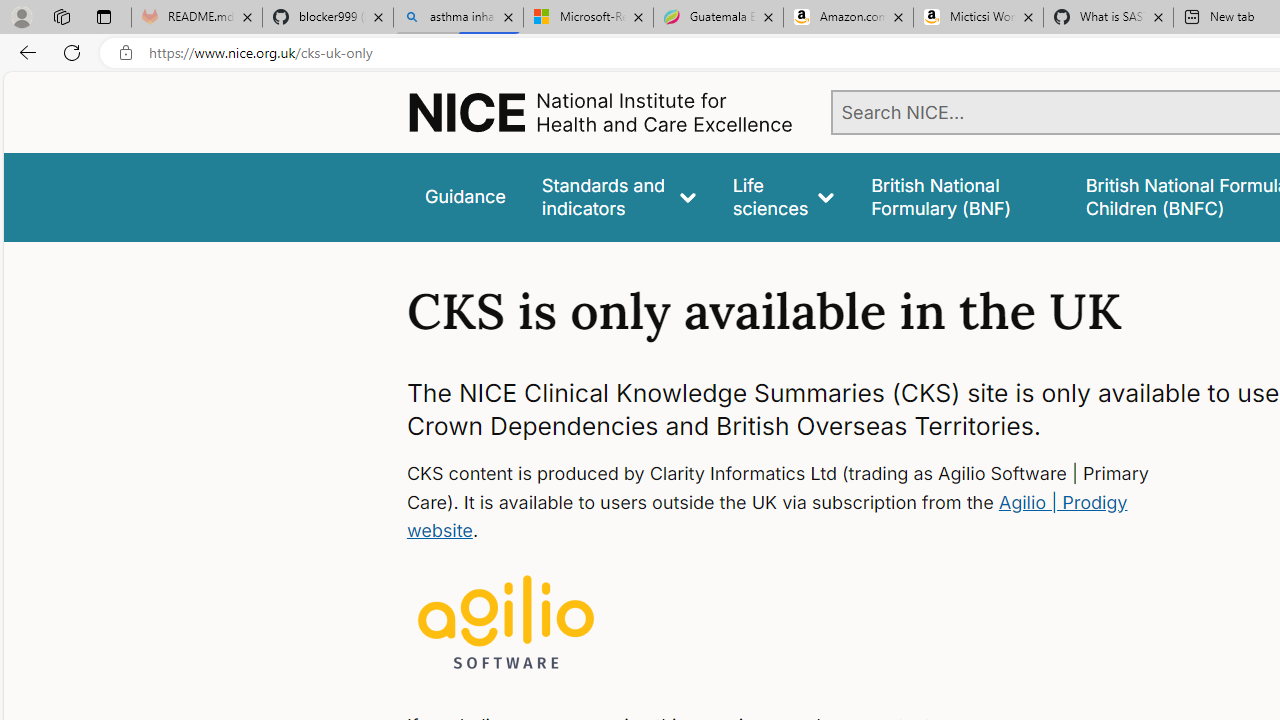  What do you see at coordinates (463, 197) in the screenshot?
I see `'Guidance'` at bounding box center [463, 197].